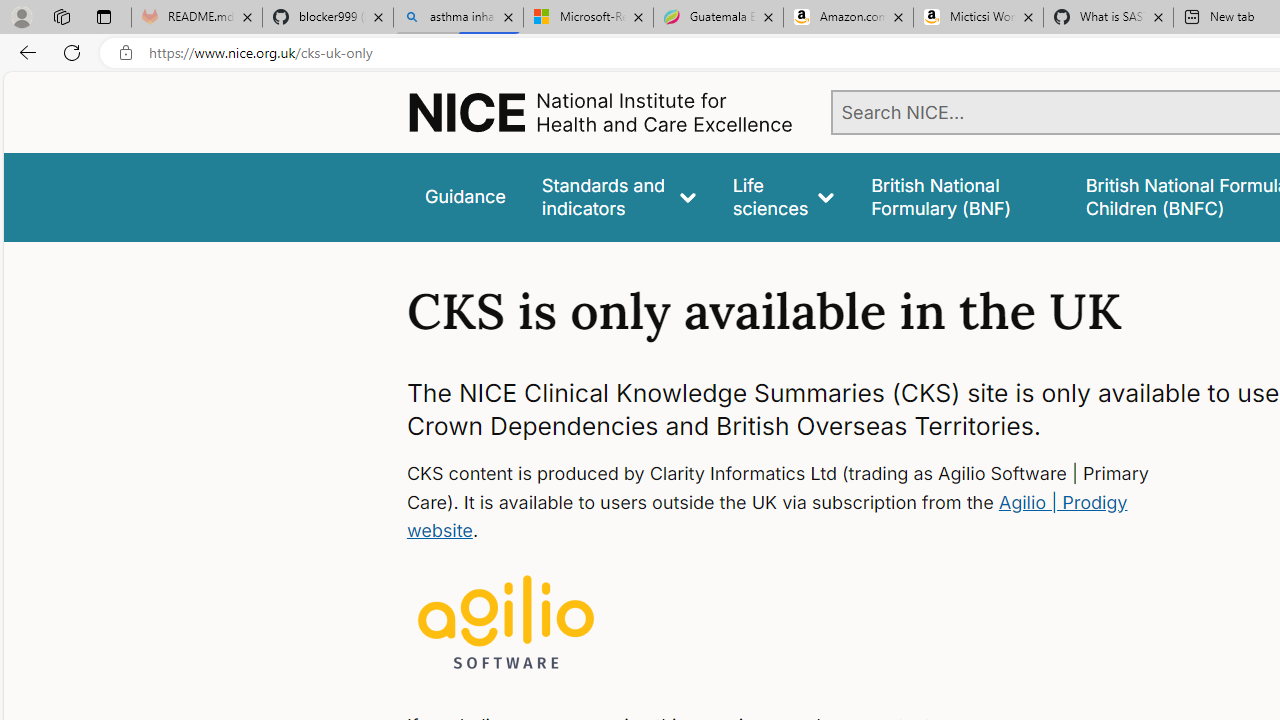  What do you see at coordinates (463, 197) in the screenshot?
I see `'Guidance'` at bounding box center [463, 197].